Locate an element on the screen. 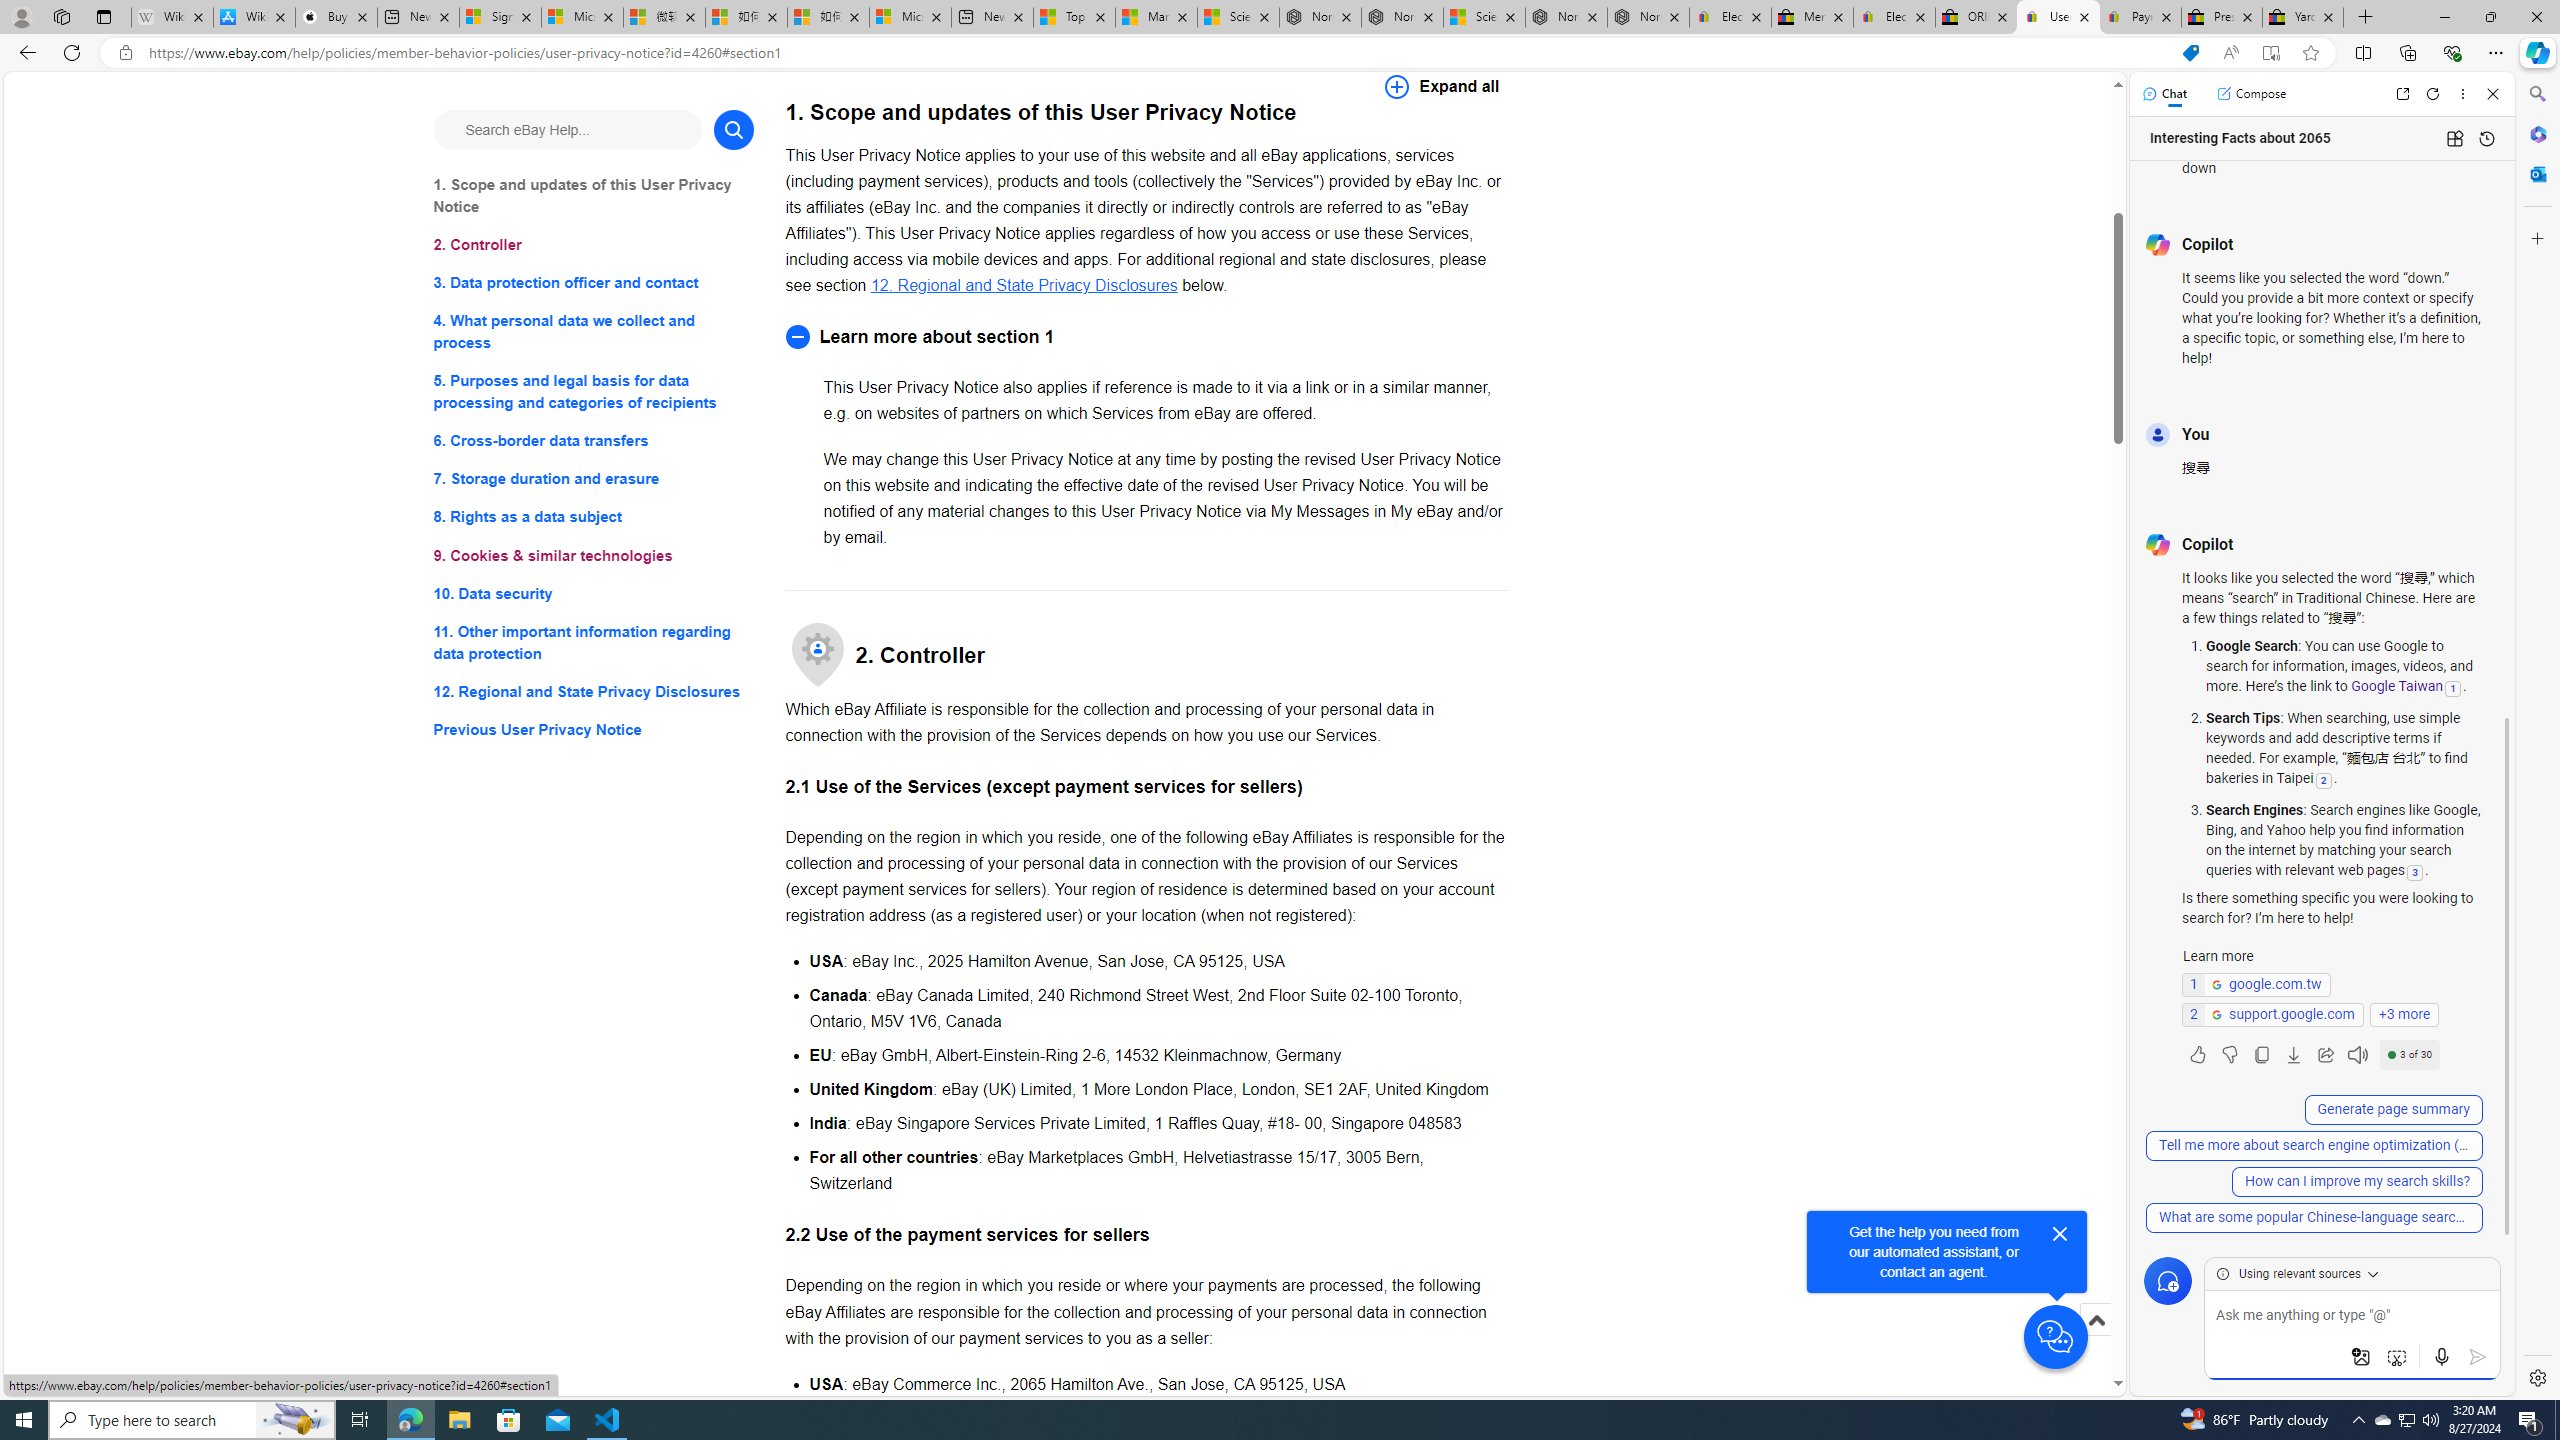  '6. Cross-border data transfers' is located at coordinates (592, 441).